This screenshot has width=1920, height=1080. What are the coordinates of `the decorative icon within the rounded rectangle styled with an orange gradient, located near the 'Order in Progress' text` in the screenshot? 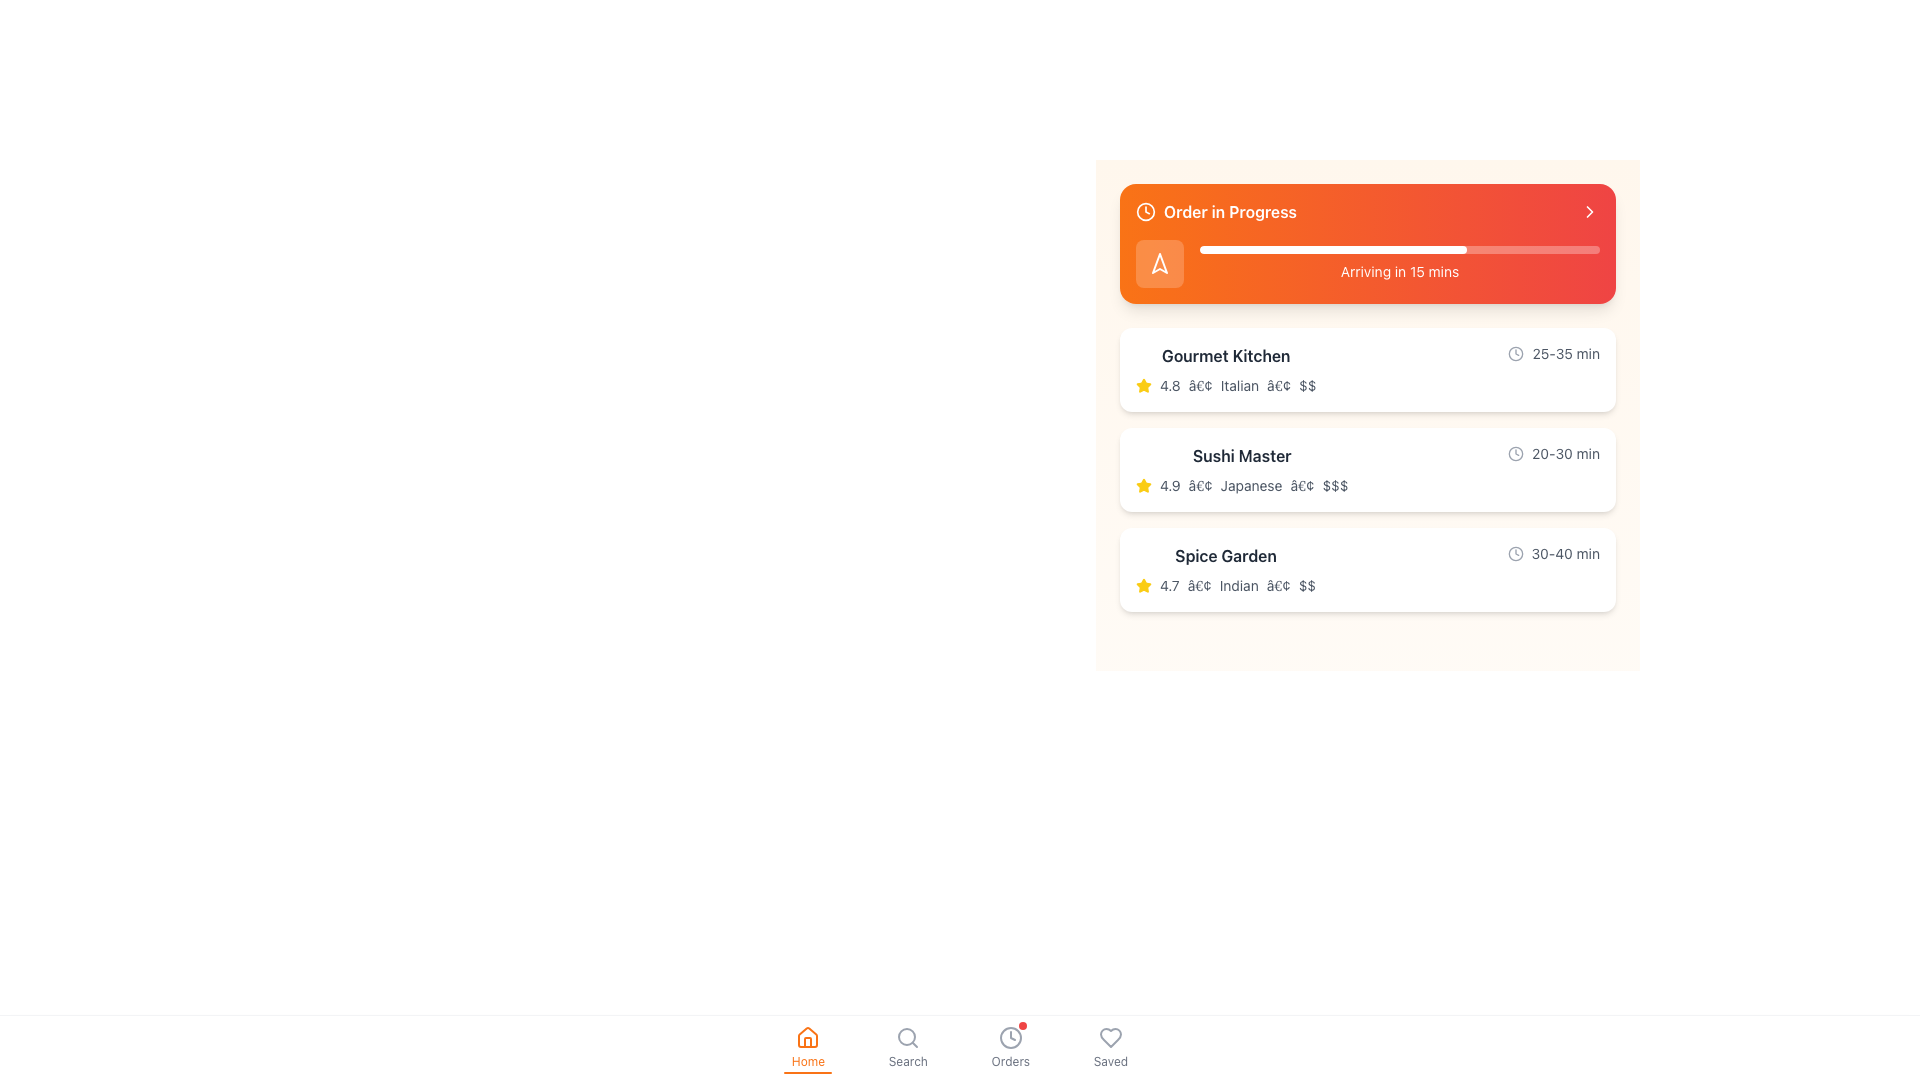 It's located at (1160, 262).